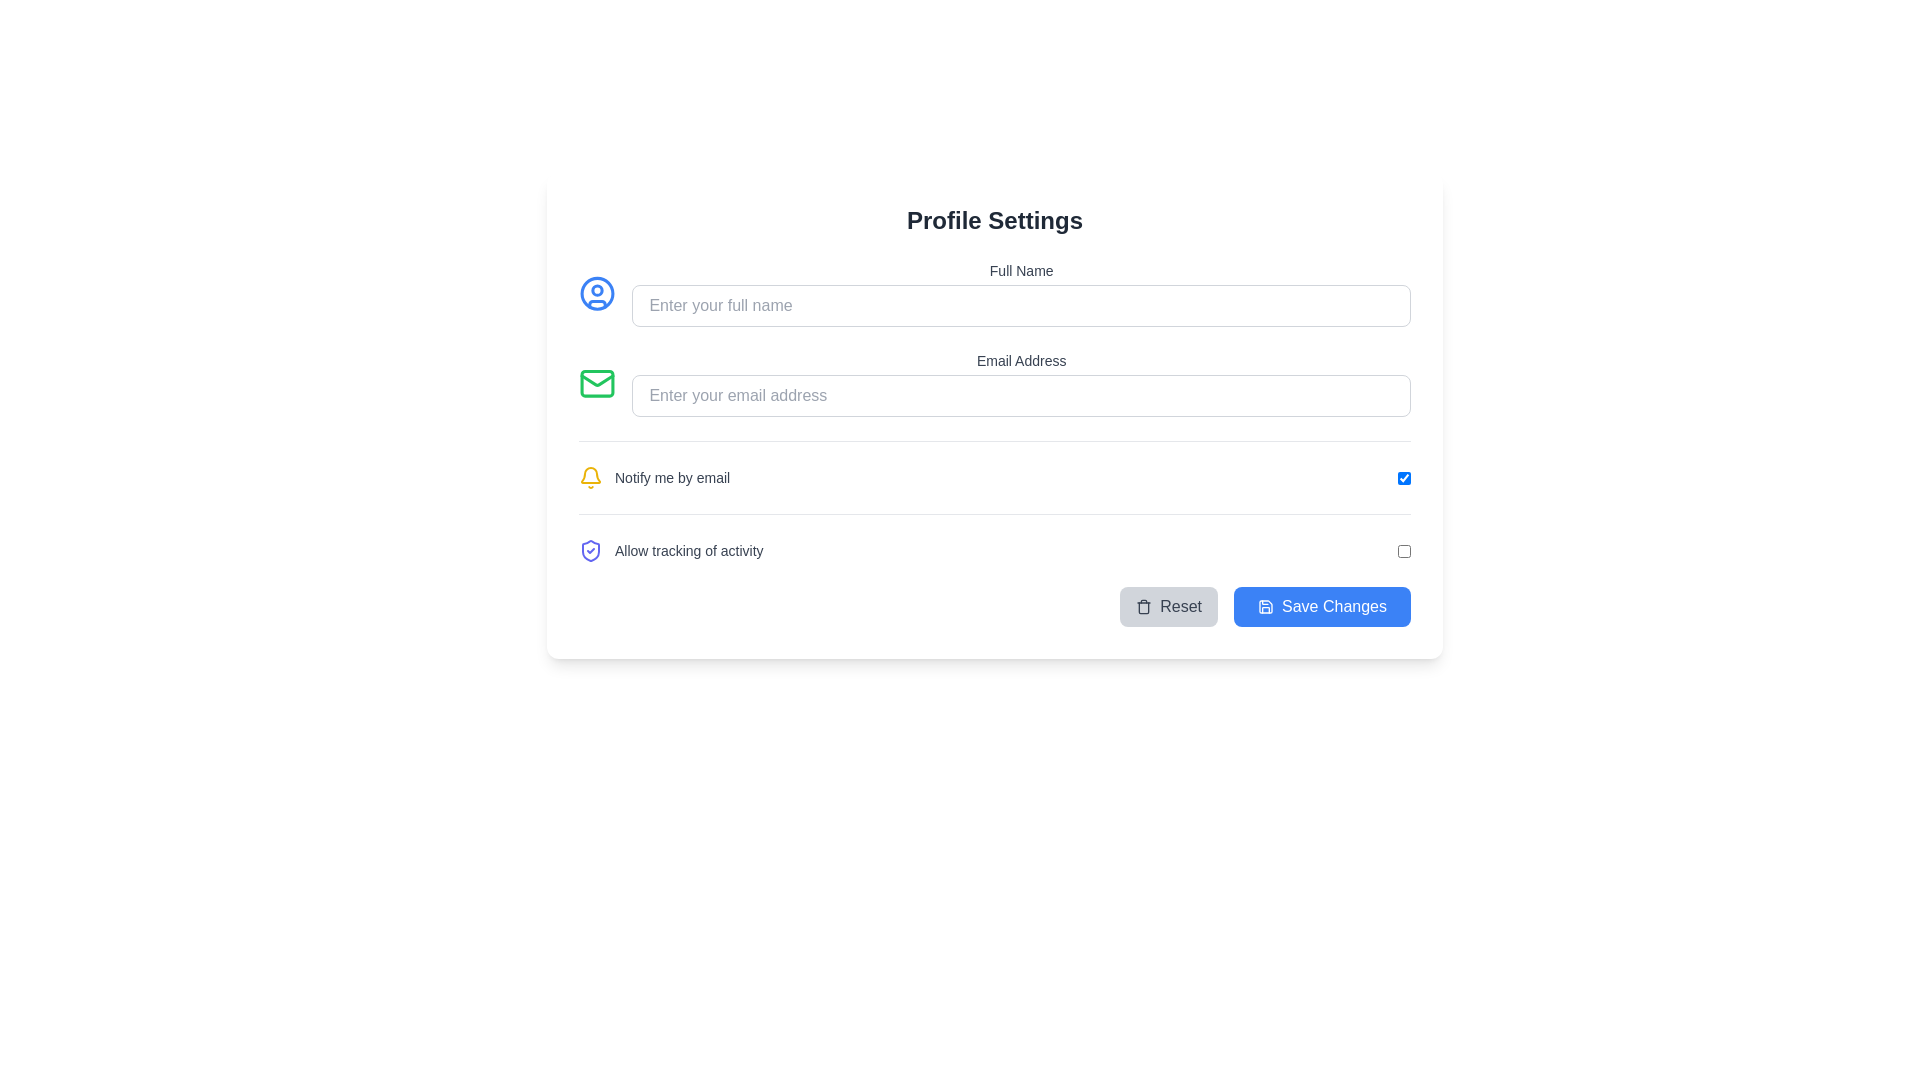  What do you see at coordinates (671, 551) in the screenshot?
I see `the label that displays 'Allow tracking of activity' with an indigo shield icon, located below the 'Notify me by email' option` at bounding box center [671, 551].